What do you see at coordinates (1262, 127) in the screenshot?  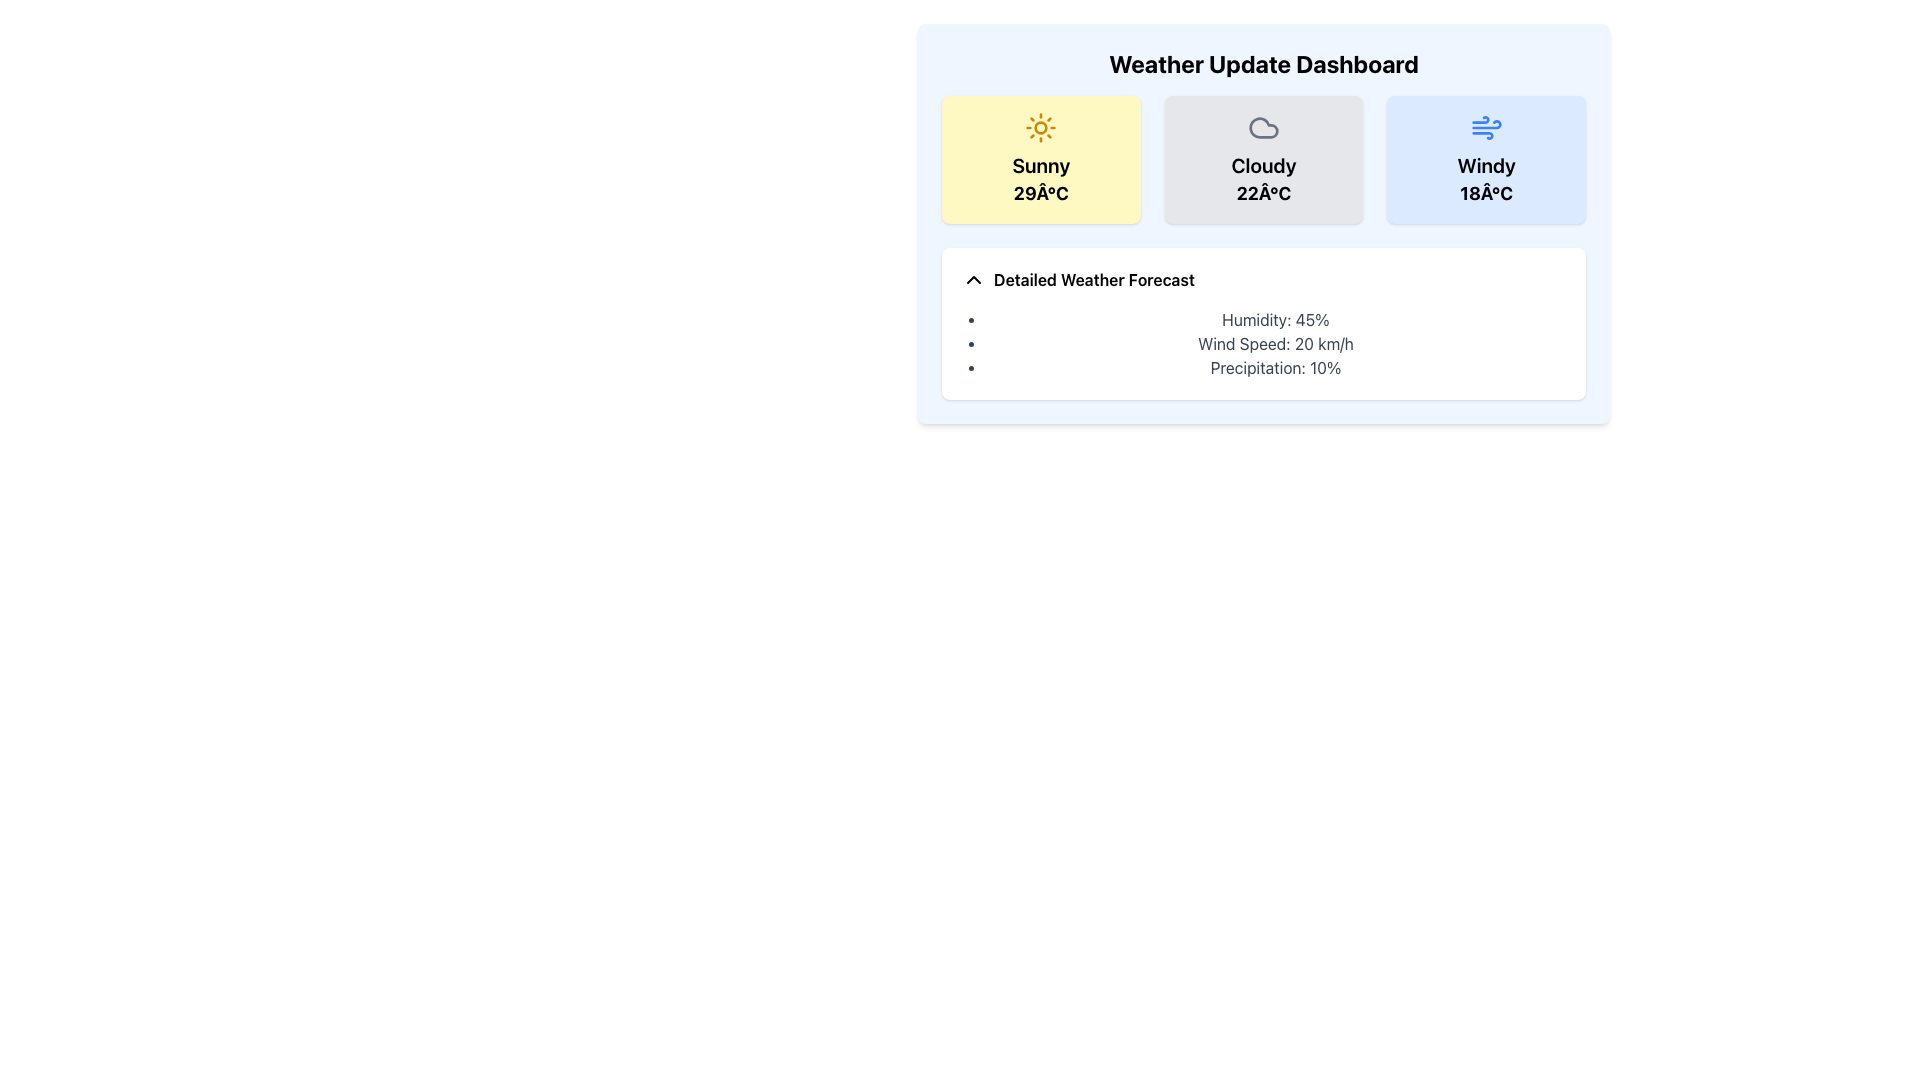 I see `the cloudy weather icon located at the top-center section of the weather forecast card, which is above the text 'Cloudy 22Â°C'` at bounding box center [1262, 127].